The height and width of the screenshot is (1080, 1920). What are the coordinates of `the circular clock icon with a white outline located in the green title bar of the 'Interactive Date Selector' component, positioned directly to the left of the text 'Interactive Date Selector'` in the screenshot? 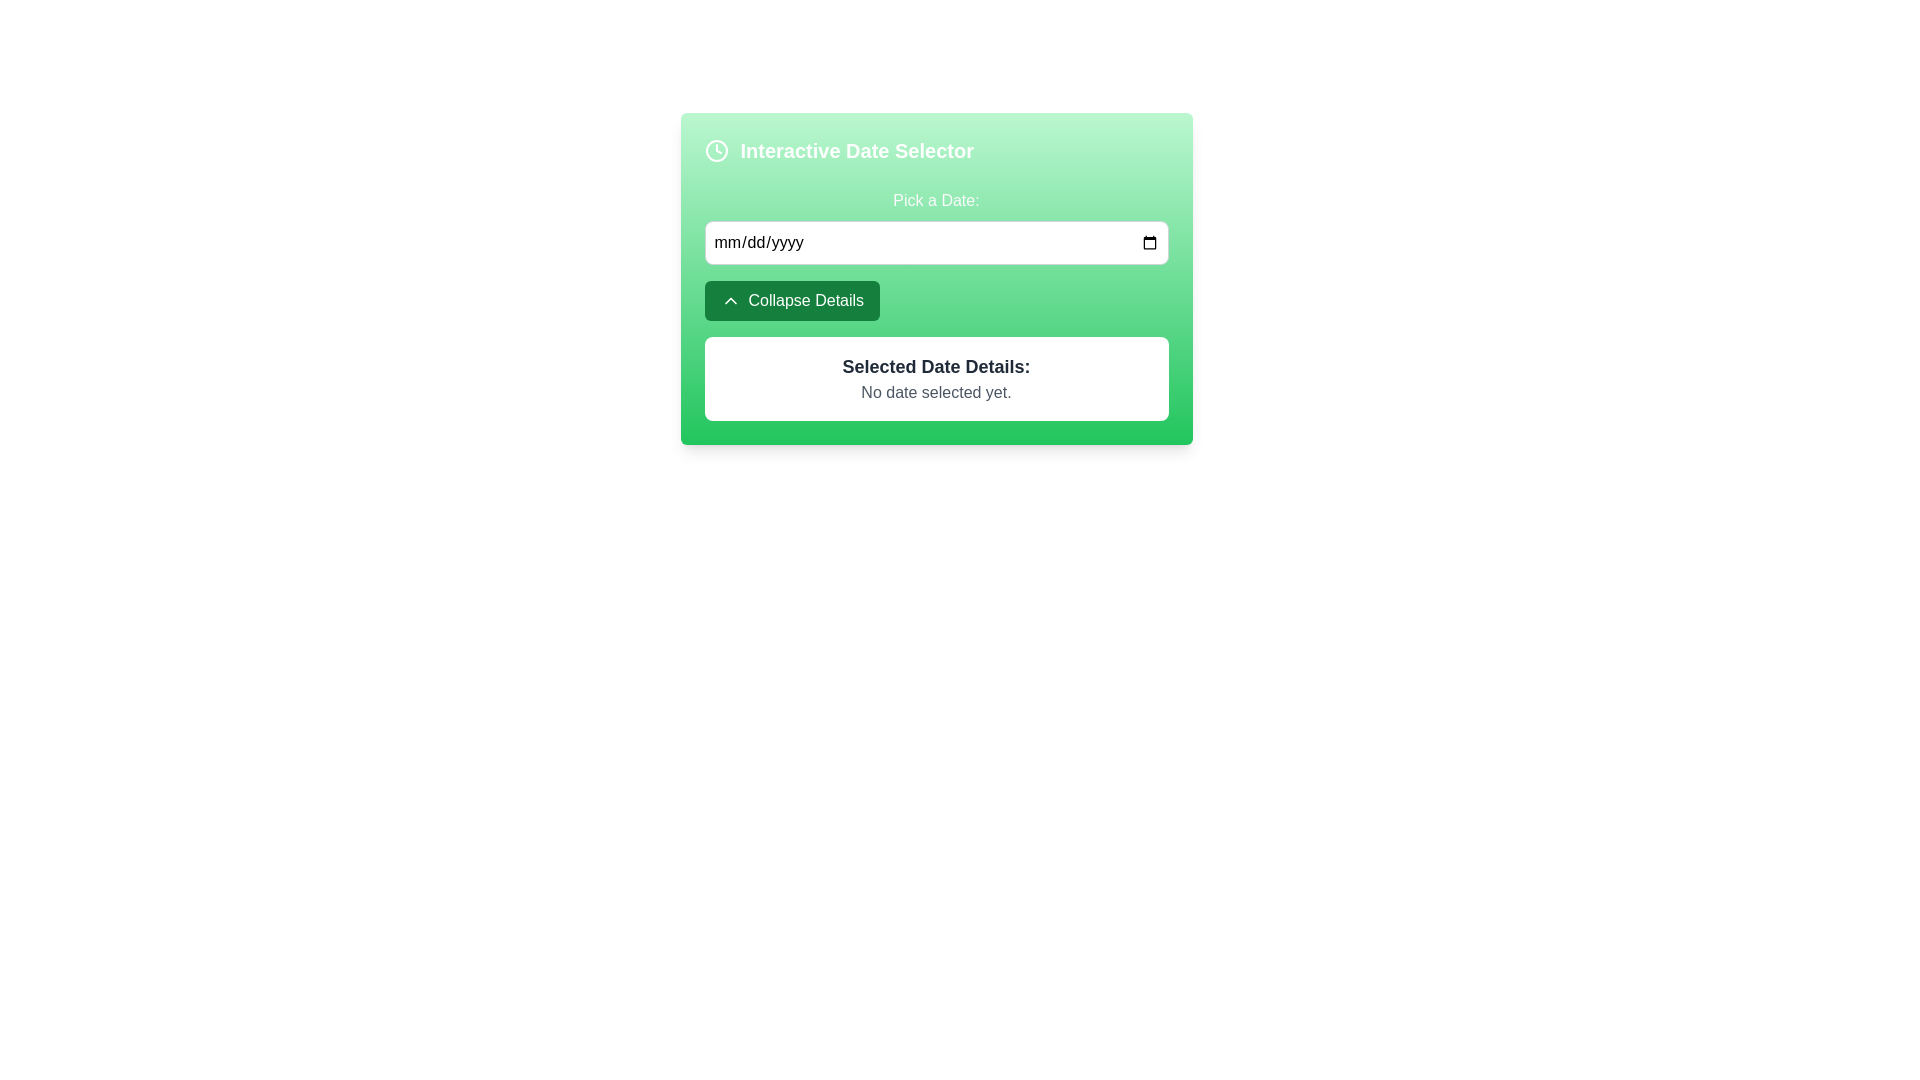 It's located at (716, 149).